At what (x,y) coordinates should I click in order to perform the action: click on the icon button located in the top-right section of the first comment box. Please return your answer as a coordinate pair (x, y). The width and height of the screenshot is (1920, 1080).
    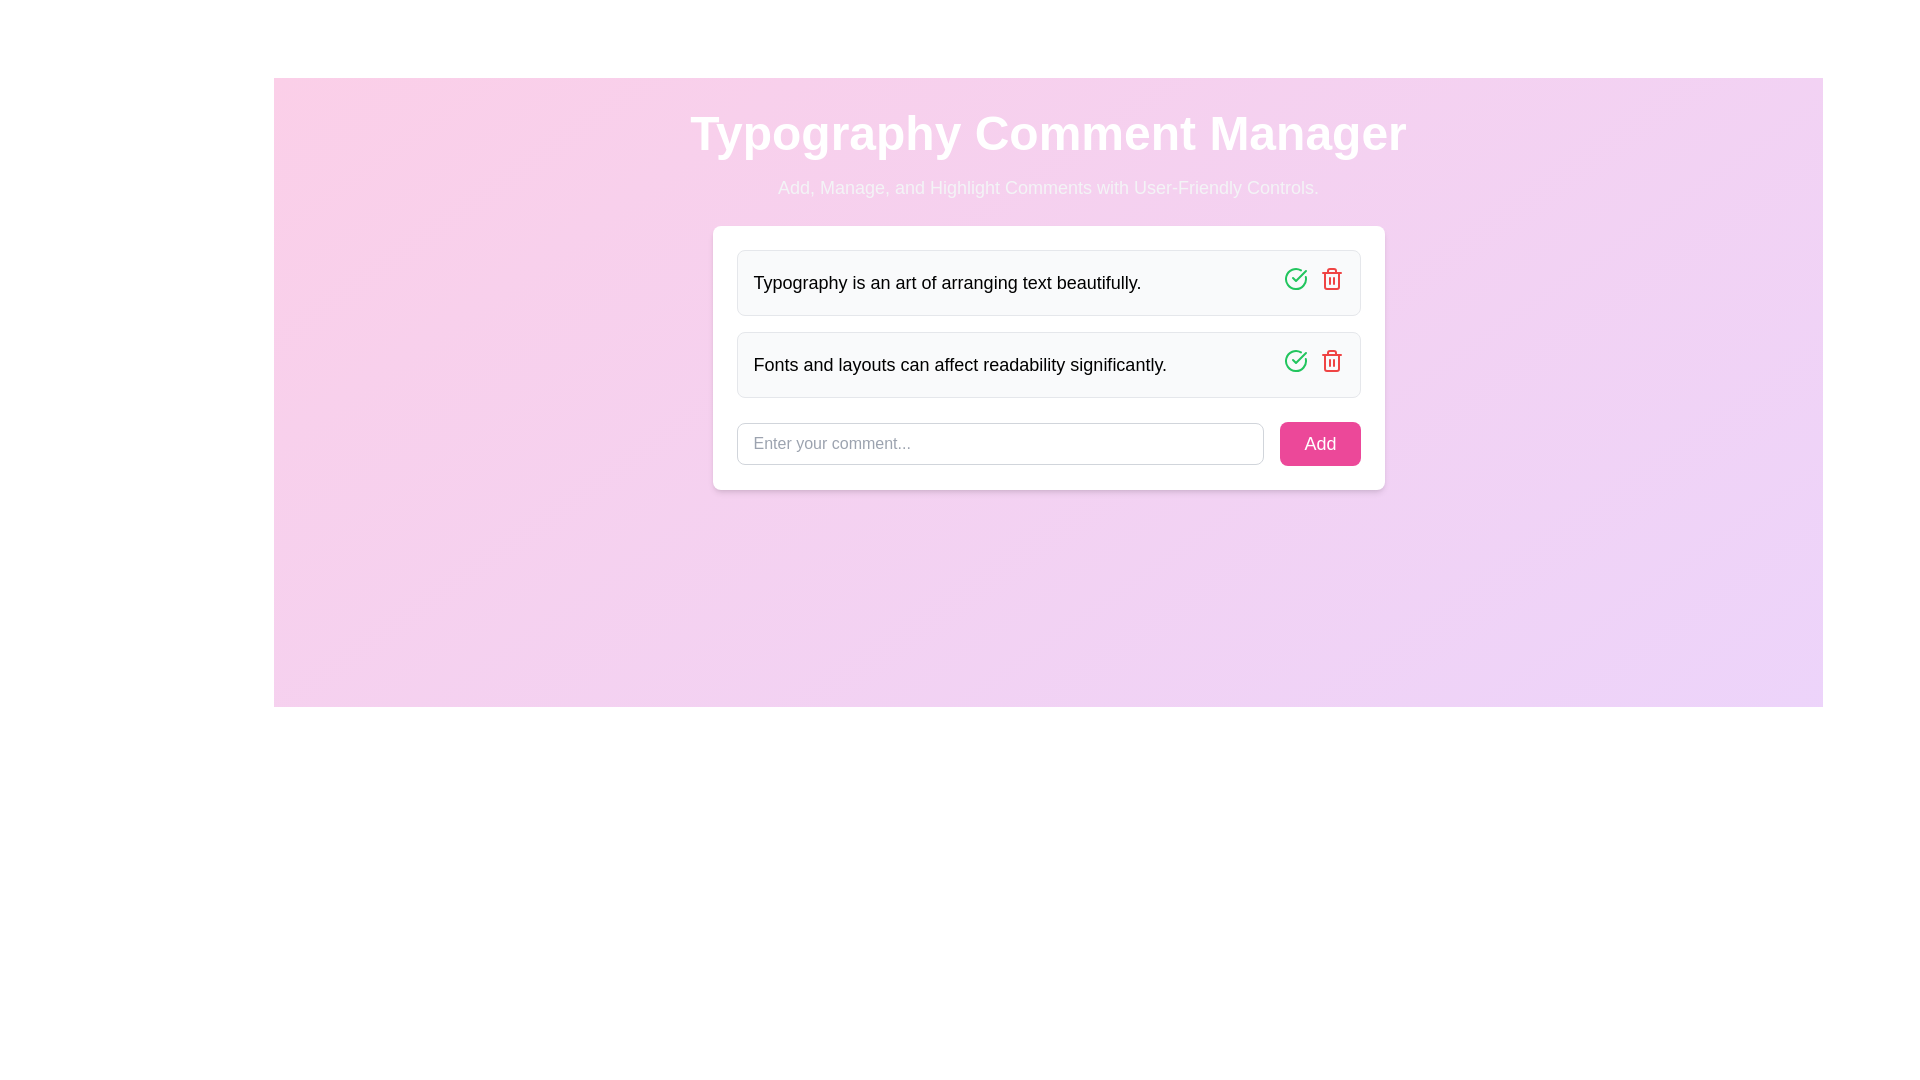
    Looking at the image, I should click on (1295, 278).